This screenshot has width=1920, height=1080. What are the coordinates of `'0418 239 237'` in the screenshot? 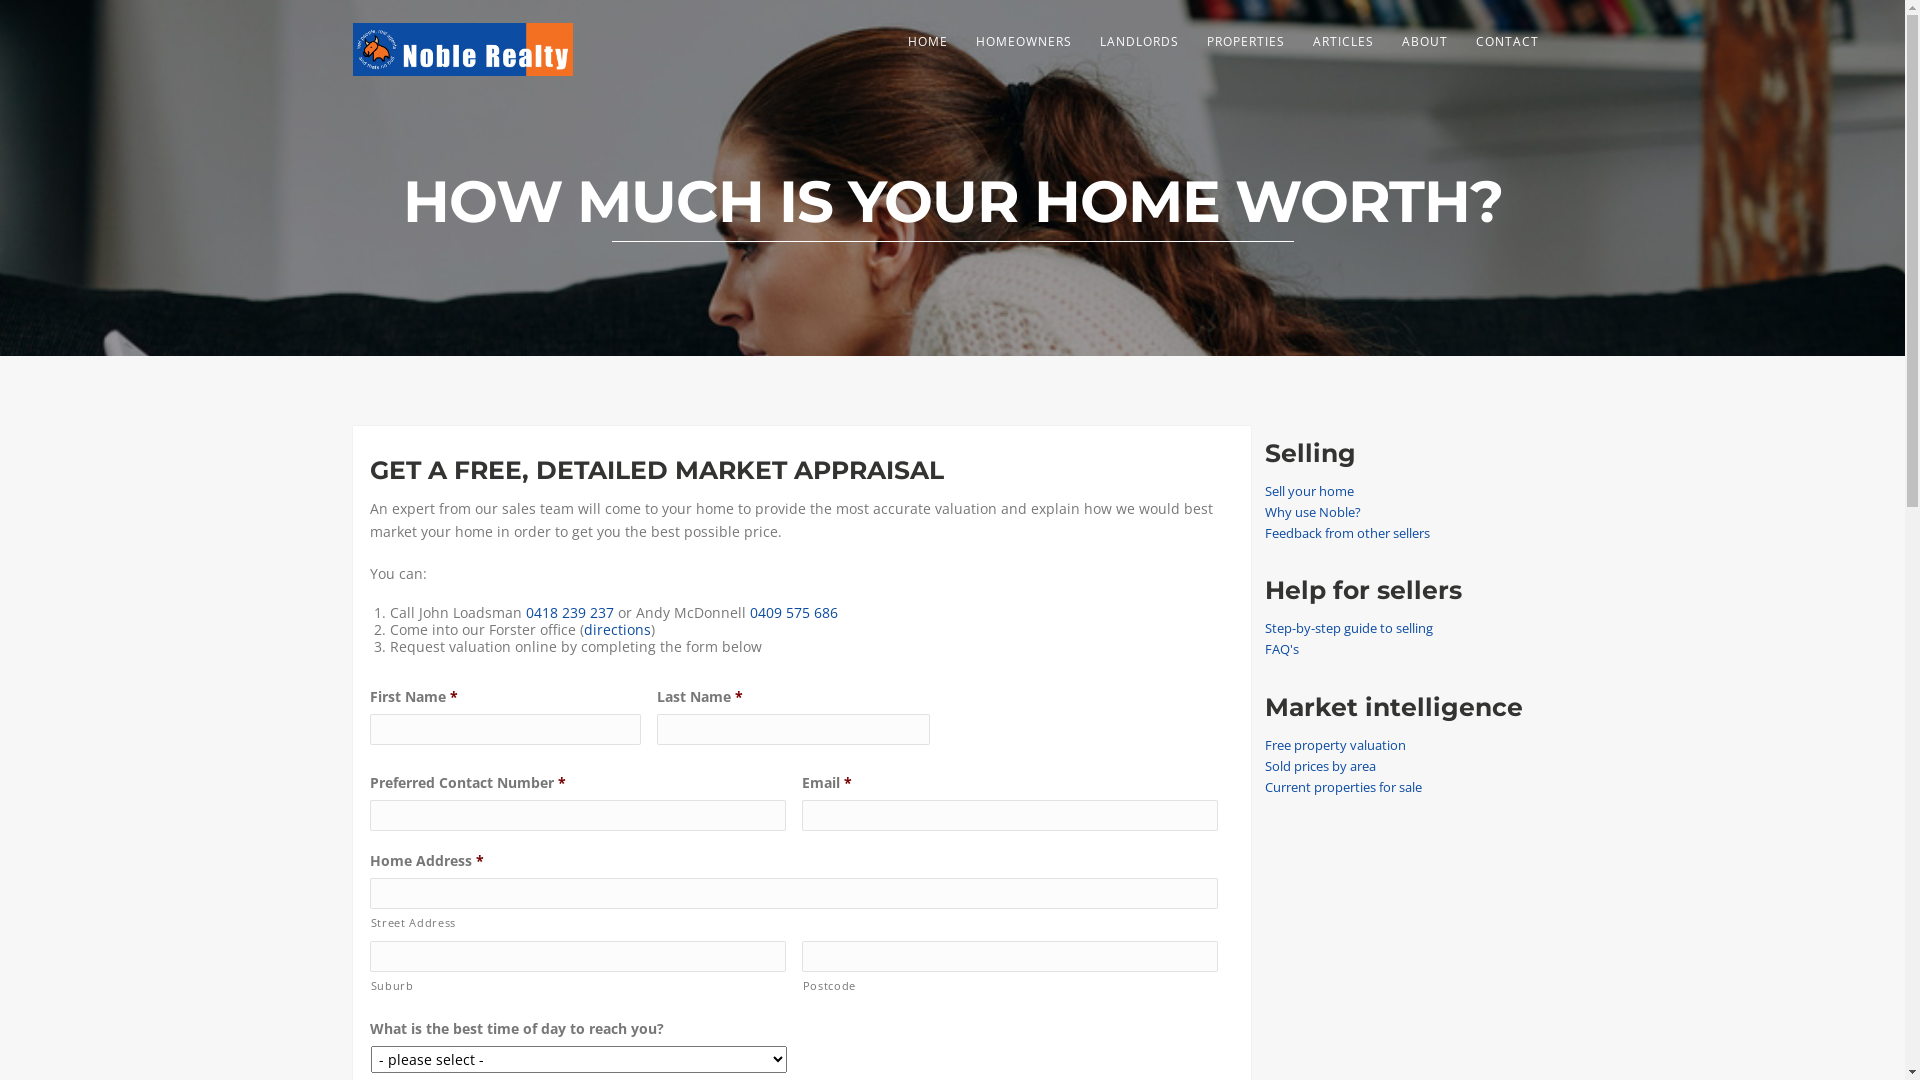 It's located at (569, 611).